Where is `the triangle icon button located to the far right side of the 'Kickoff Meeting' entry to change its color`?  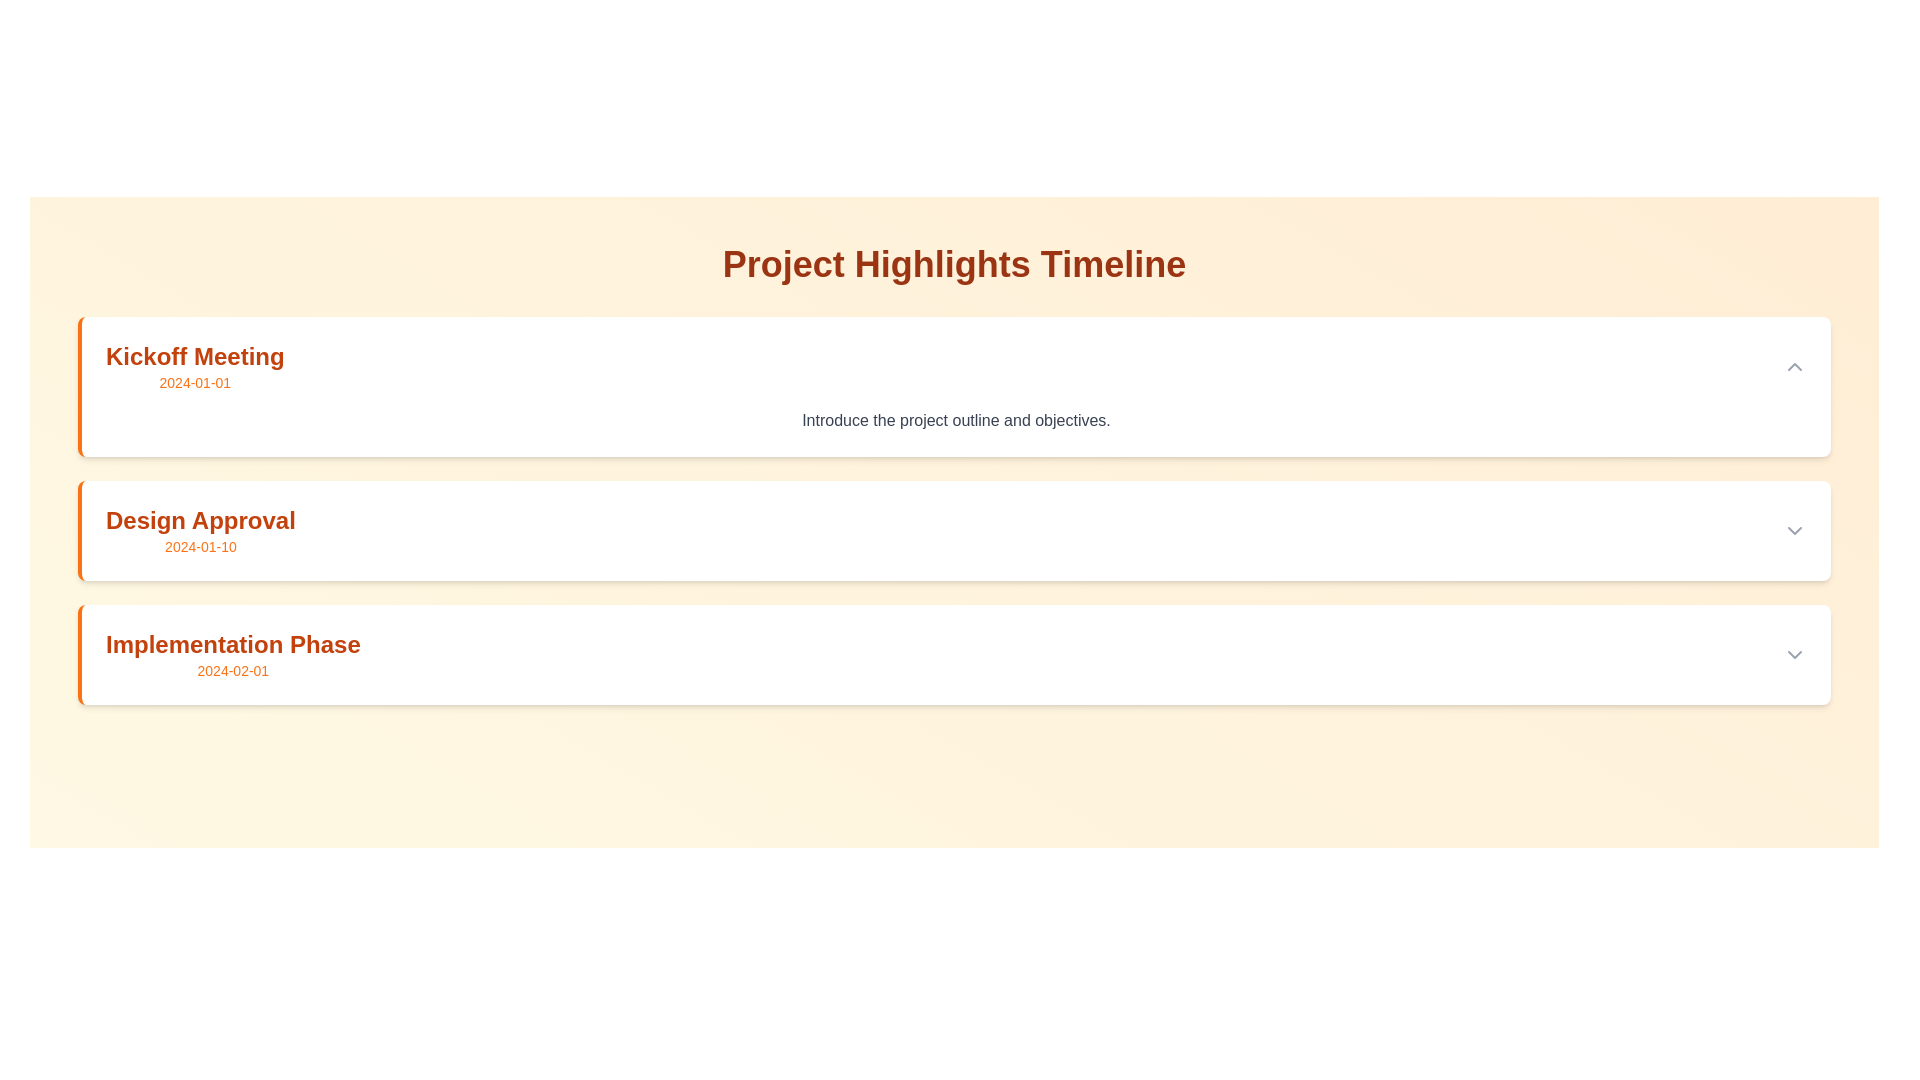
the triangle icon button located to the far right side of the 'Kickoff Meeting' entry to change its color is located at coordinates (1795, 366).